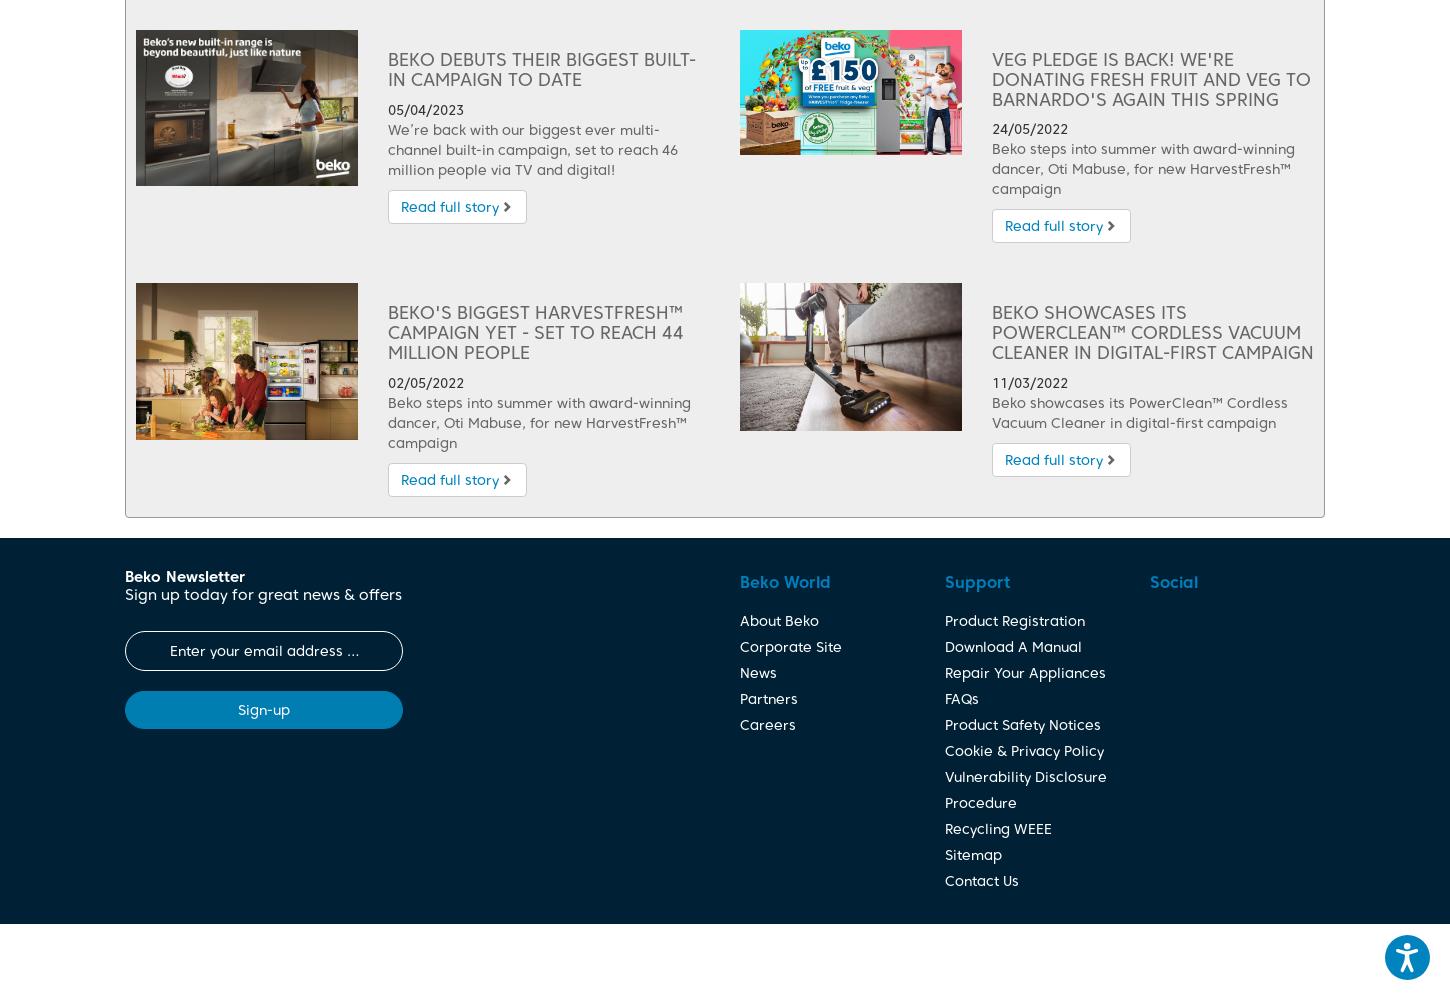  Describe the element at coordinates (943, 776) in the screenshot. I see `'Vulnerability Disclosure'` at that location.